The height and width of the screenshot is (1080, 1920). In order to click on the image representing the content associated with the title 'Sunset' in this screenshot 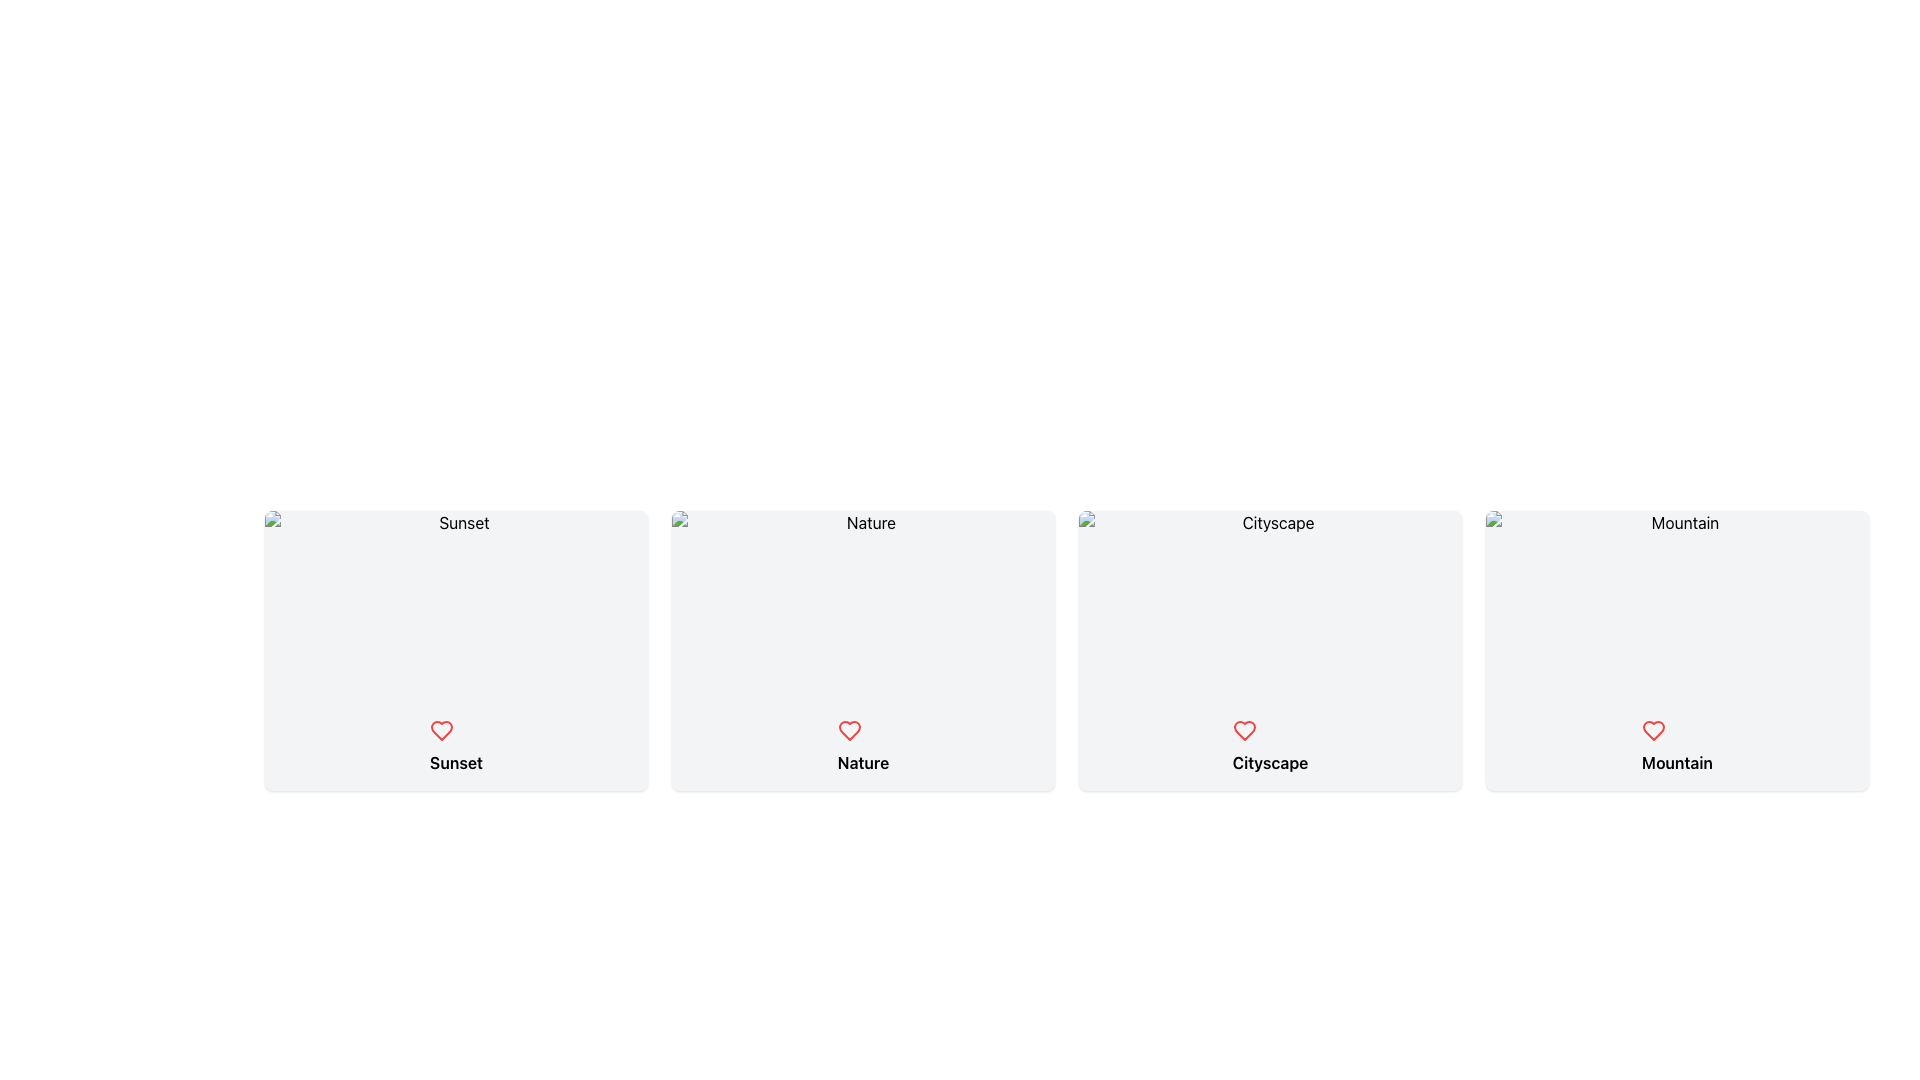, I will do `click(455, 605)`.